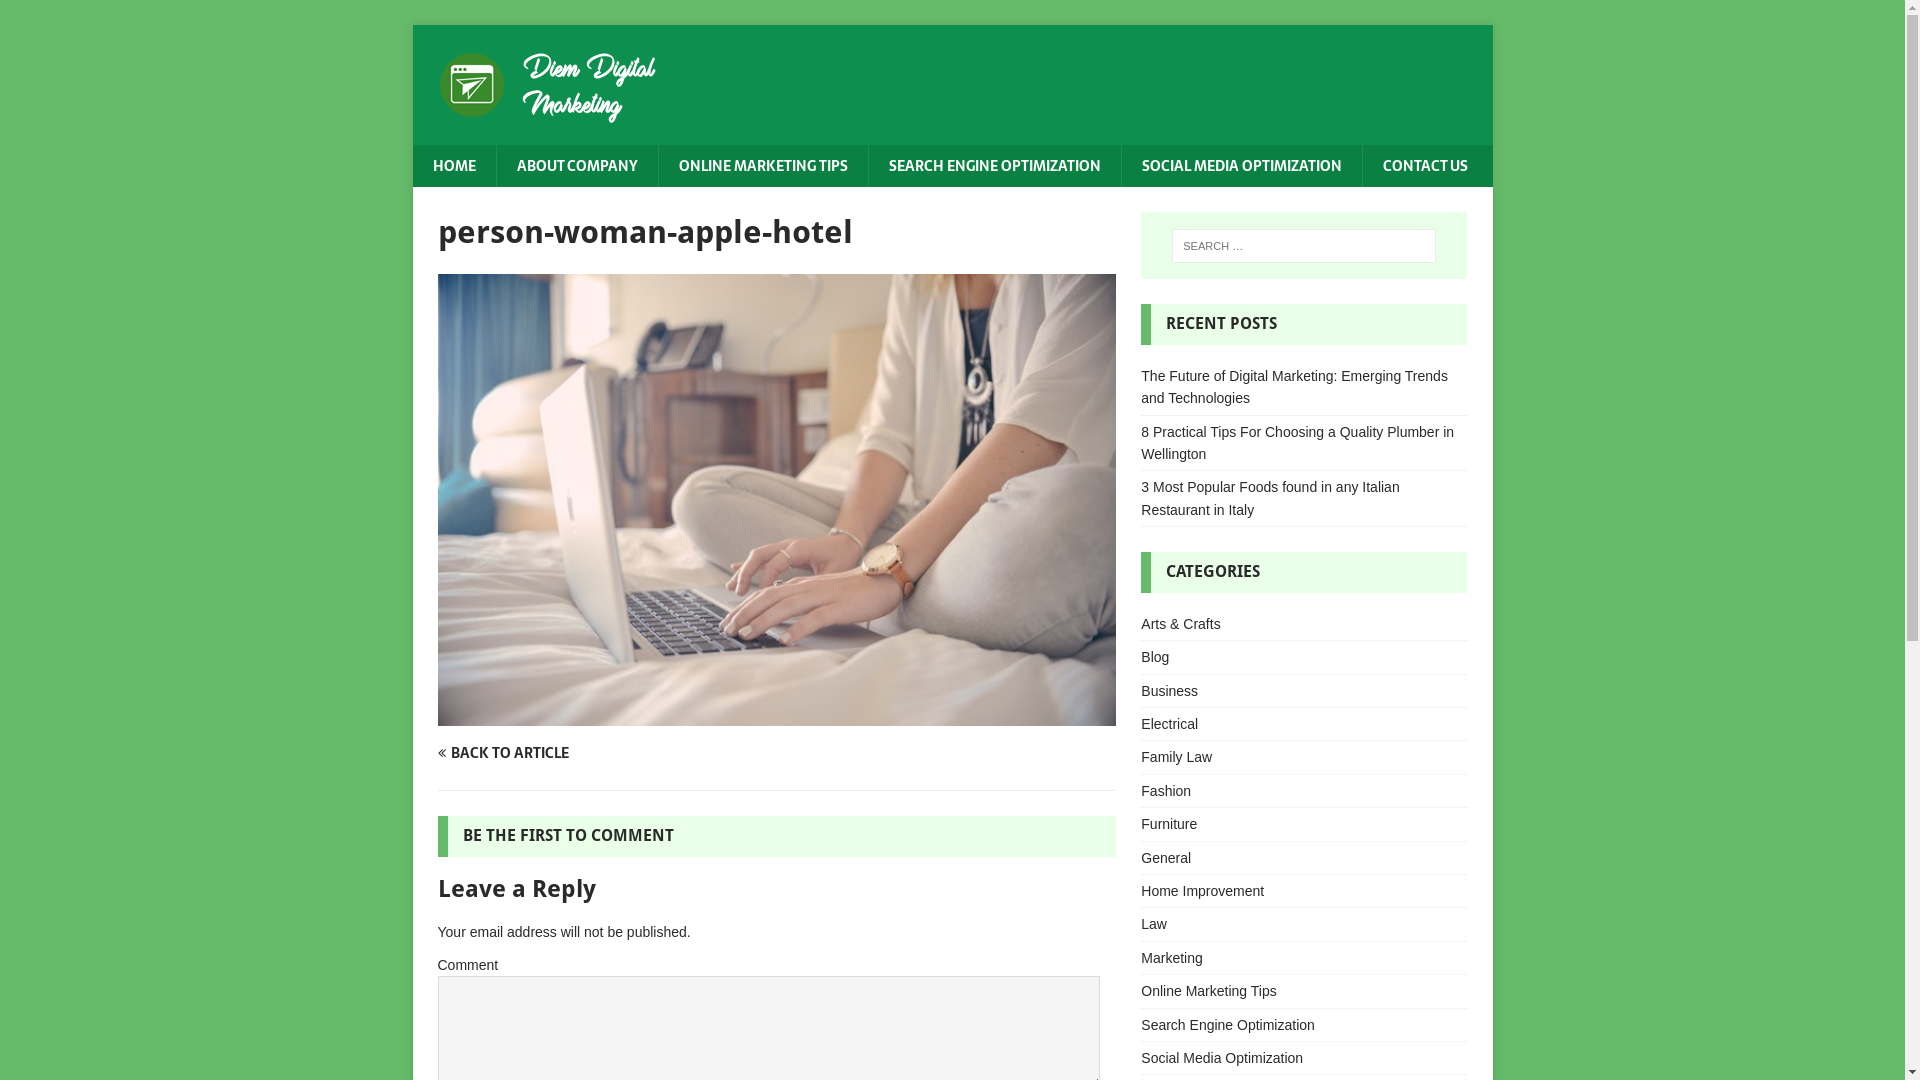 This screenshot has width=1920, height=1080. Describe the element at coordinates (1304, 924) in the screenshot. I see `'Law'` at that location.